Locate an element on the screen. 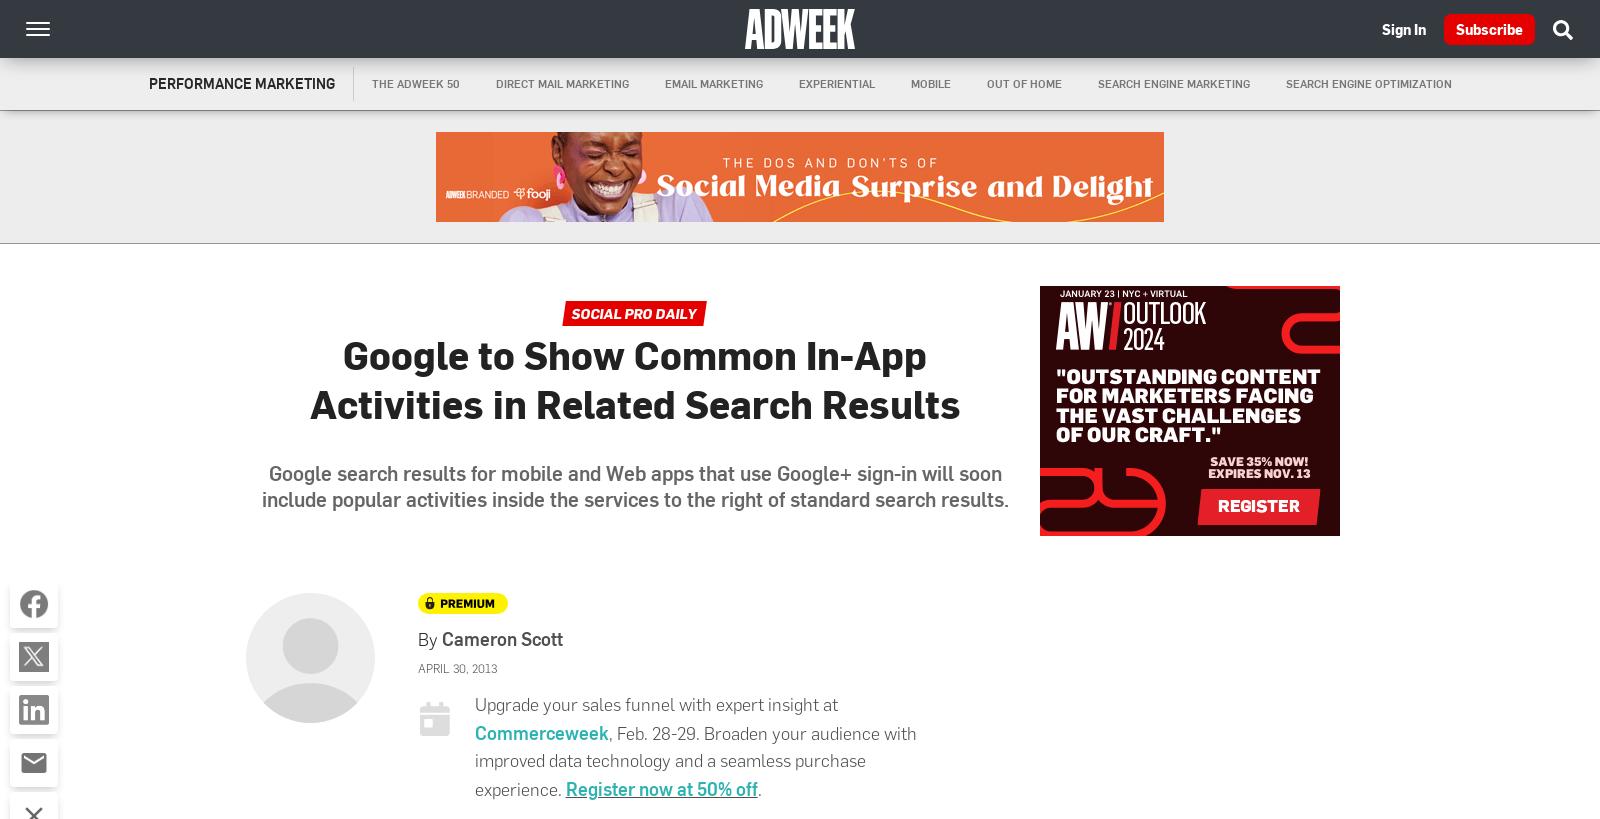 The width and height of the screenshot is (1600, 819). '.' is located at coordinates (756, 790).